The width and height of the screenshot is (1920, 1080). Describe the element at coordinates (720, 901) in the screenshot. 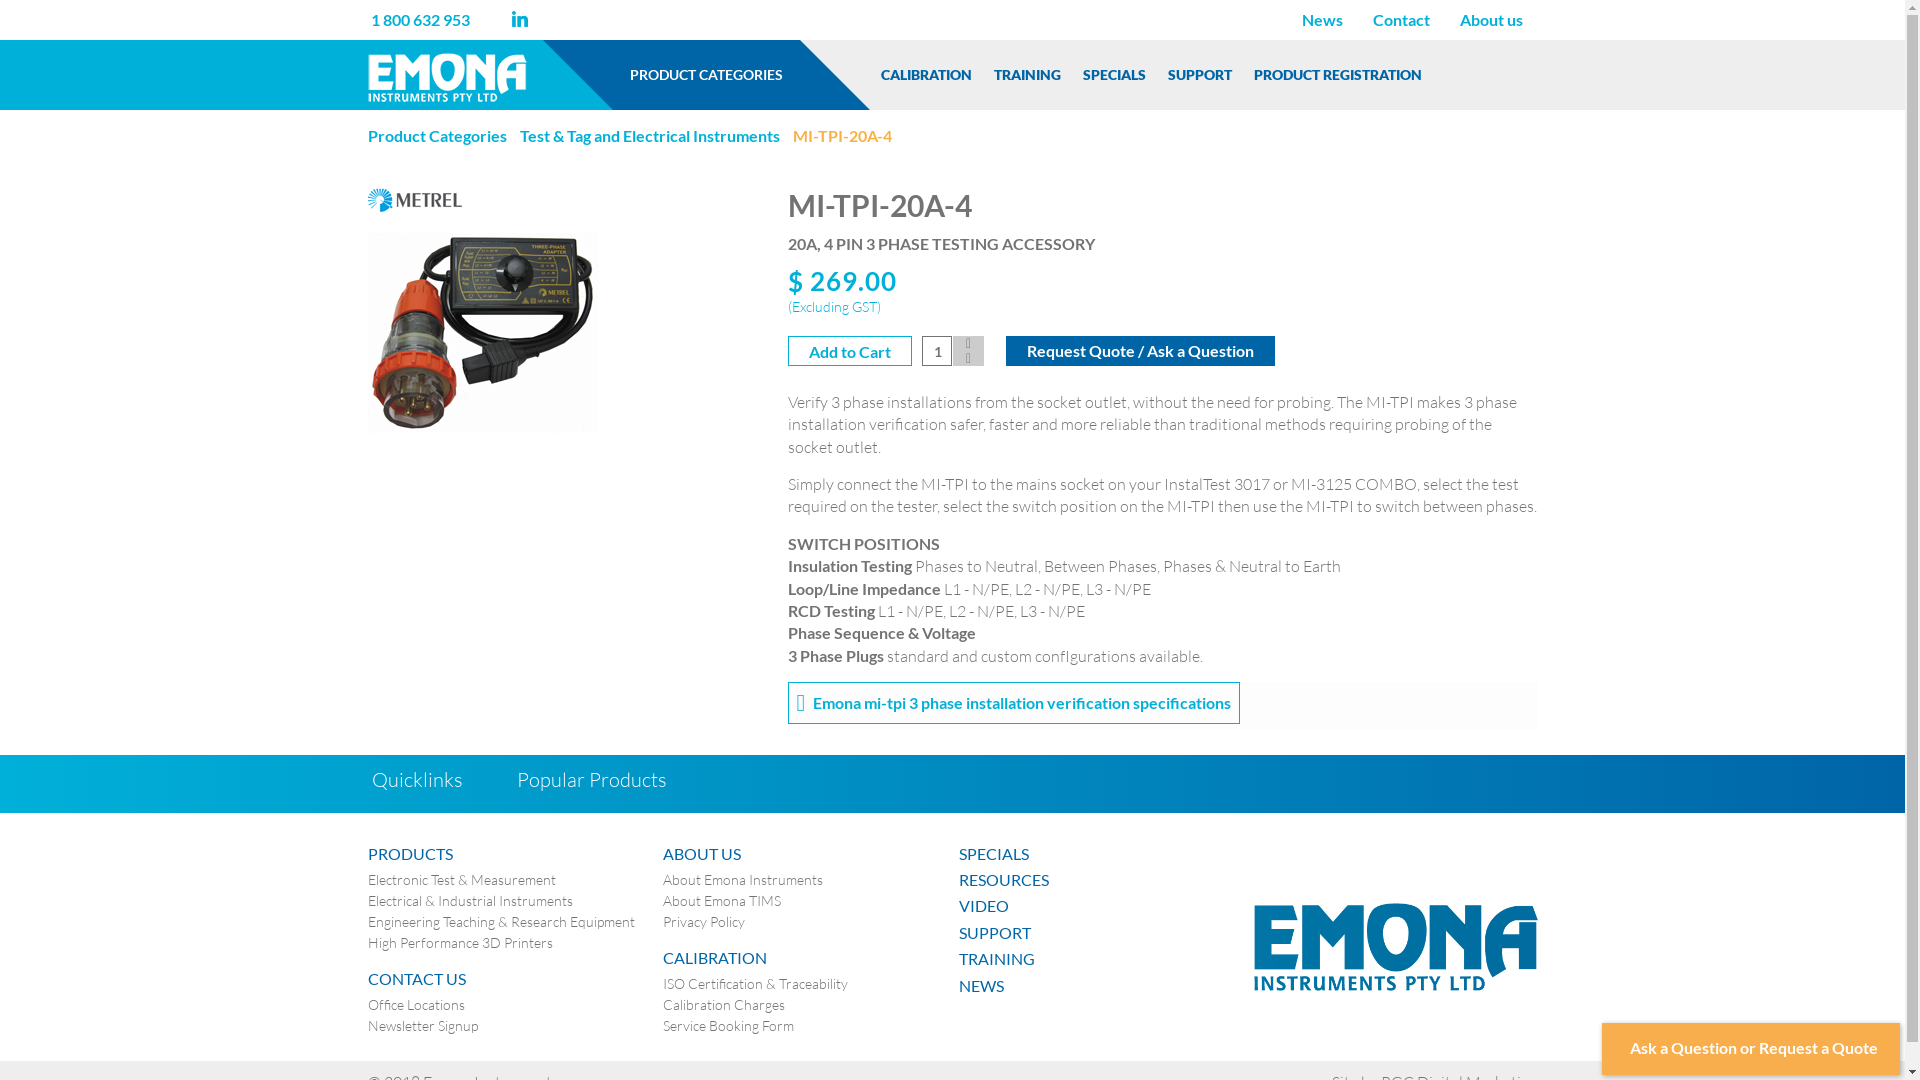

I see `'About Emona TIMS'` at that location.